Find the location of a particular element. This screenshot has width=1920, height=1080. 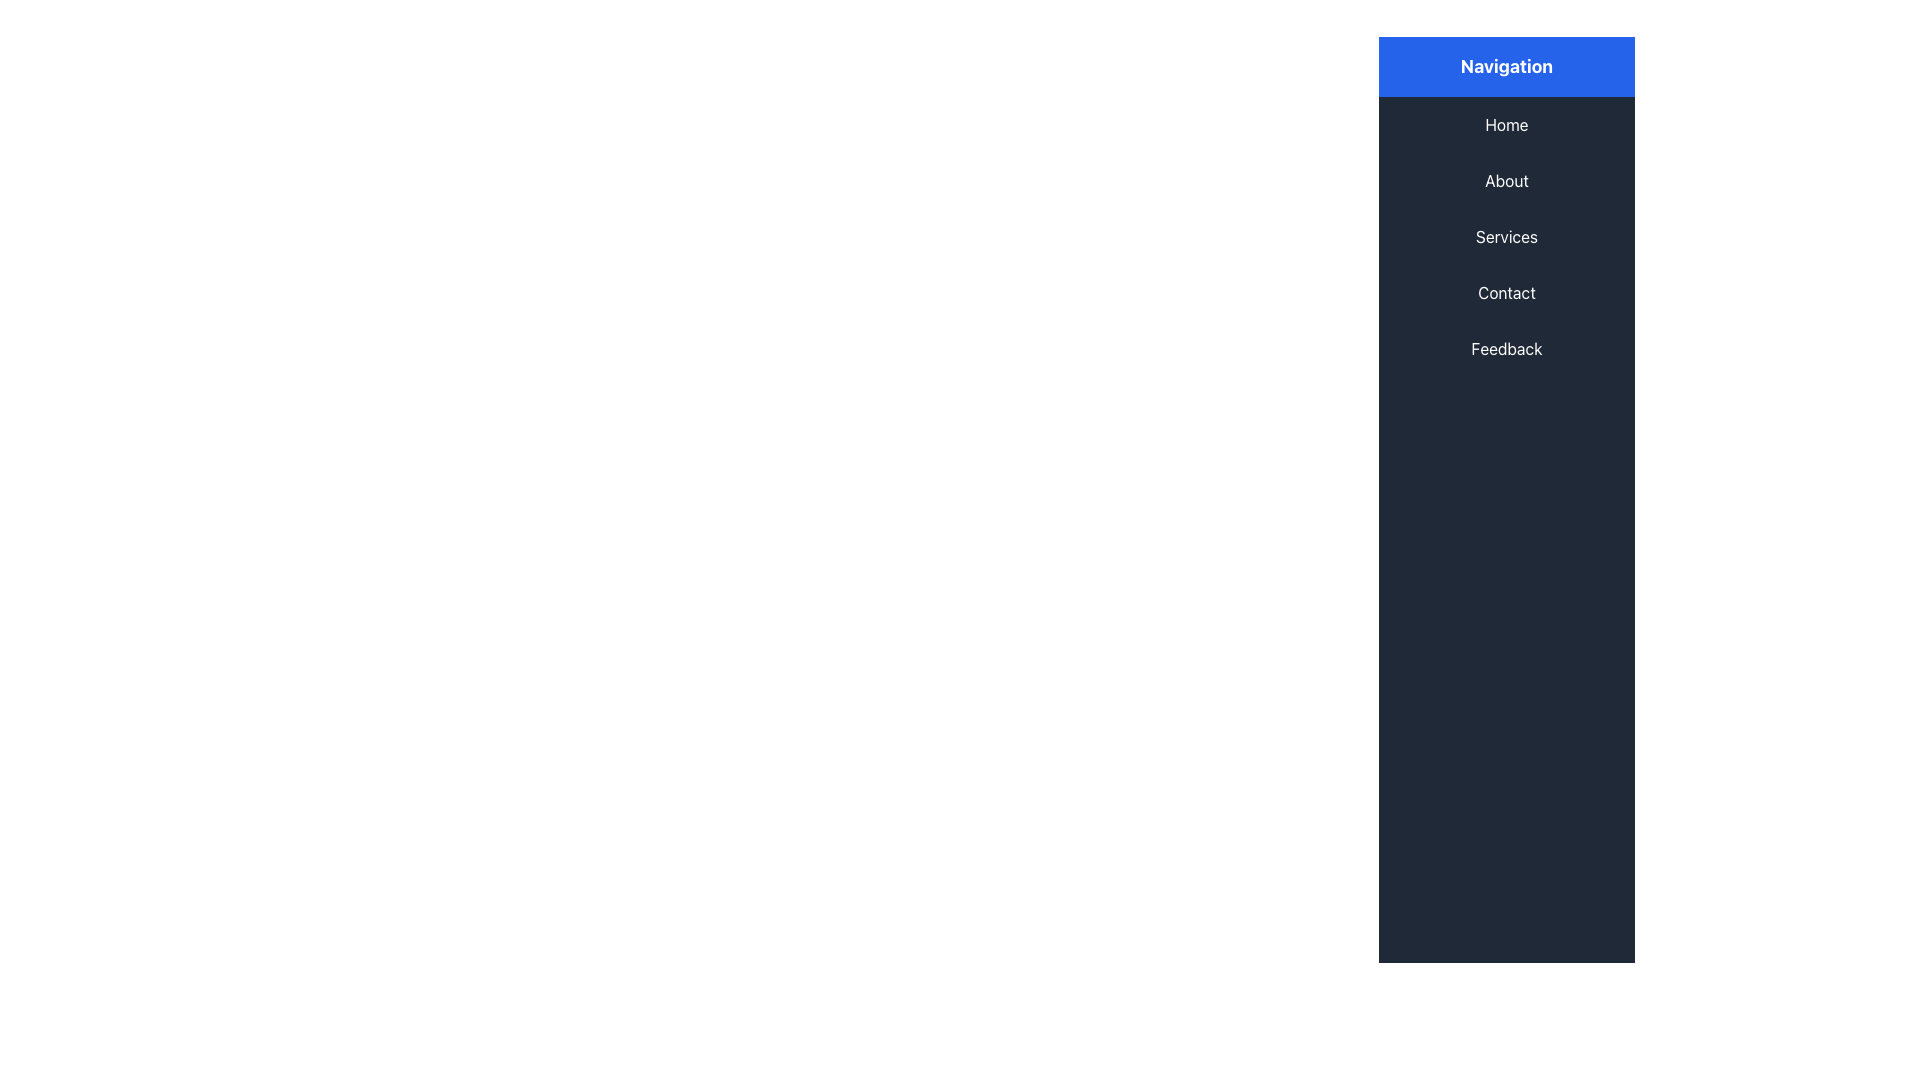

the 'Services' button located in the sidebar navigation menu, positioned as the third item in a vertical list of buttons is located at coordinates (1507, 235).